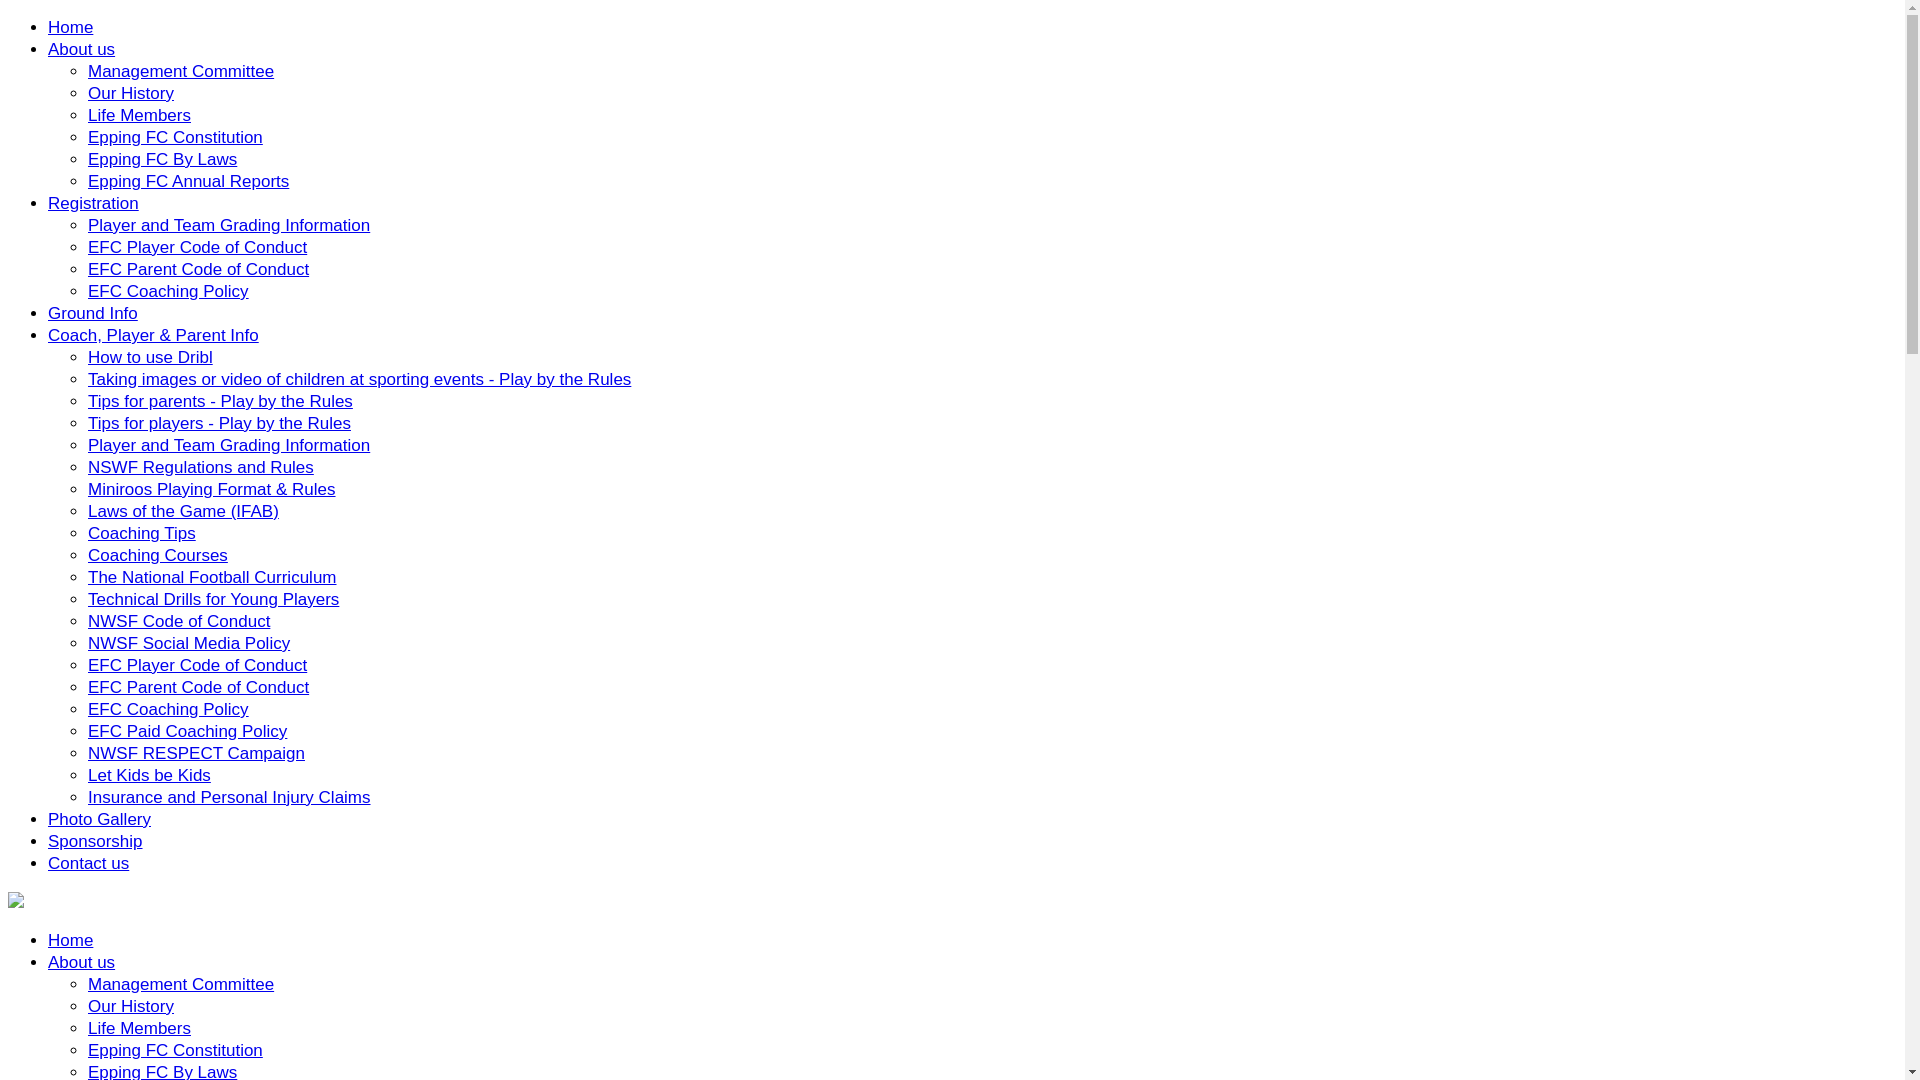  What do you see at coordinates (187, 731) in the screenshot?
I see `'EFC Paid Coaching Policy'` at bounding box center [187, 731].